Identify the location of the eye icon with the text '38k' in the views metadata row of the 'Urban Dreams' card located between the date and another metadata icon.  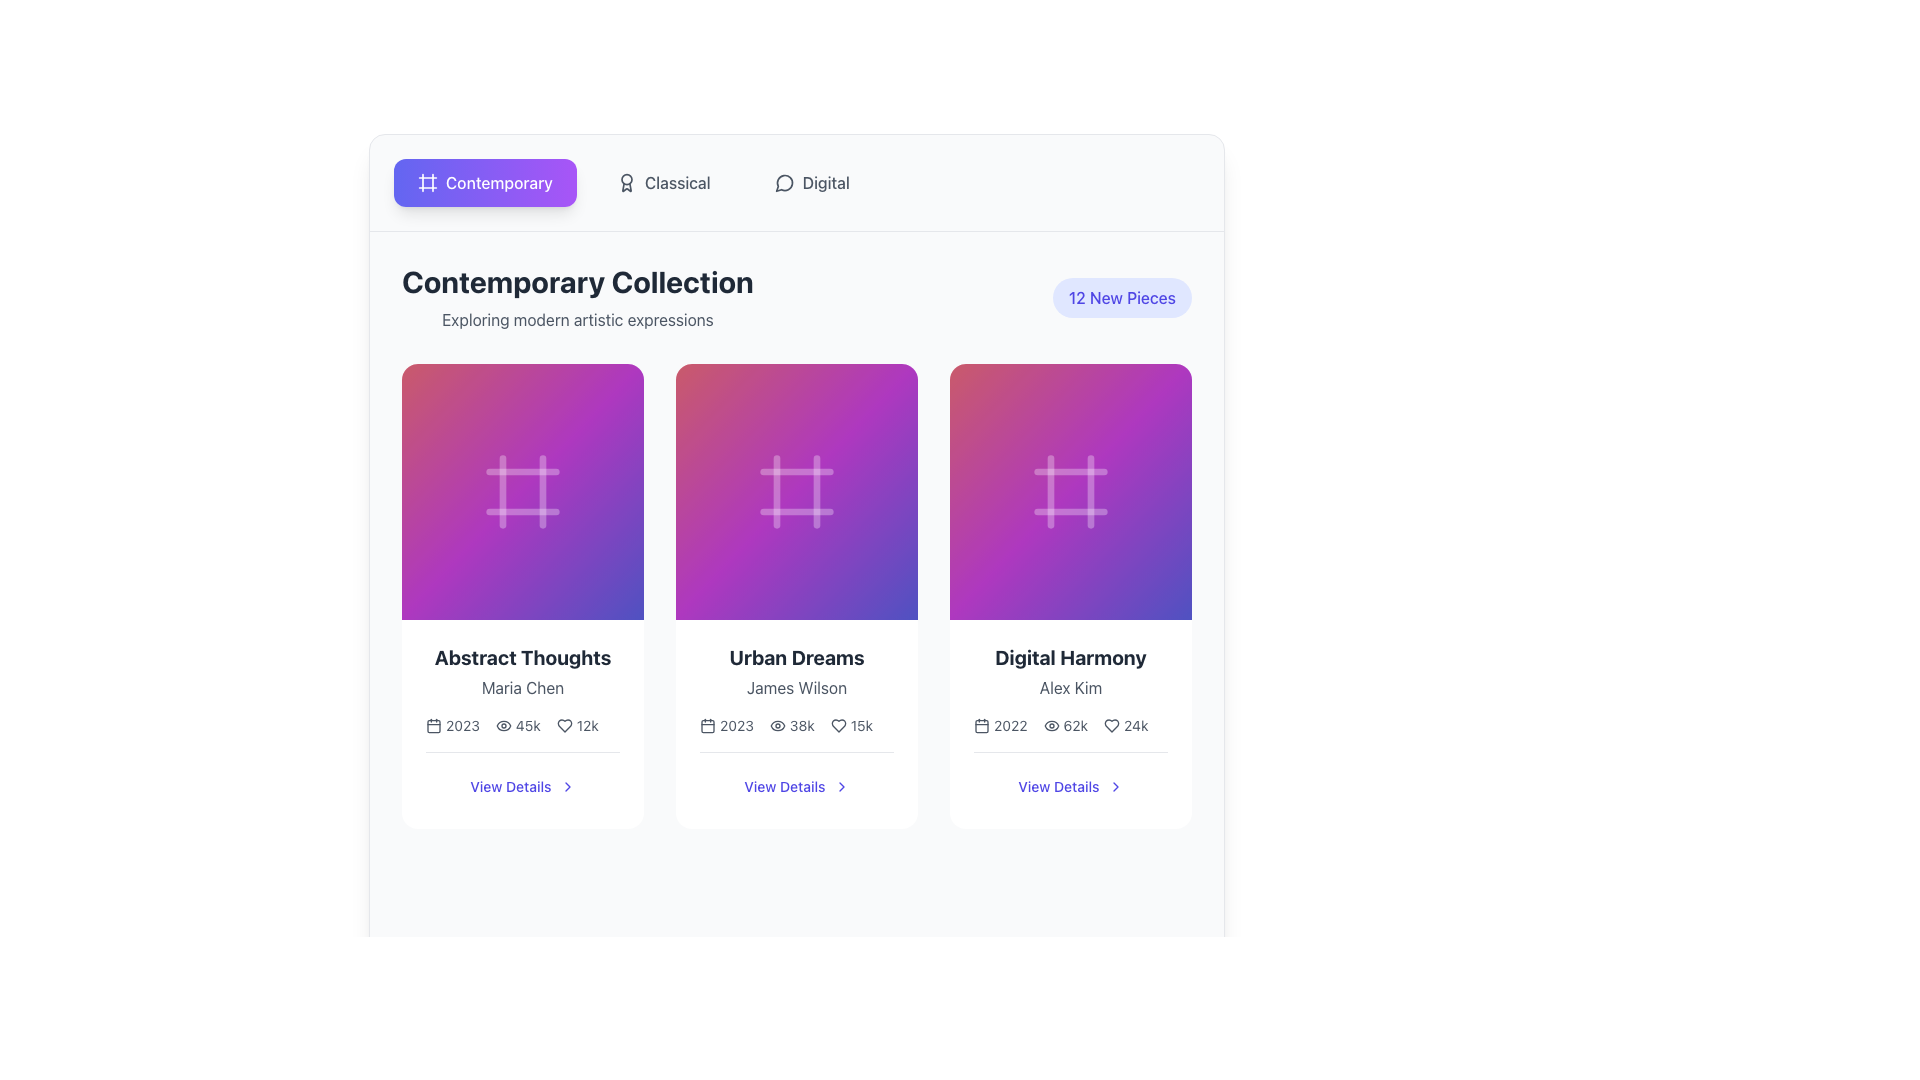
(791, 725).